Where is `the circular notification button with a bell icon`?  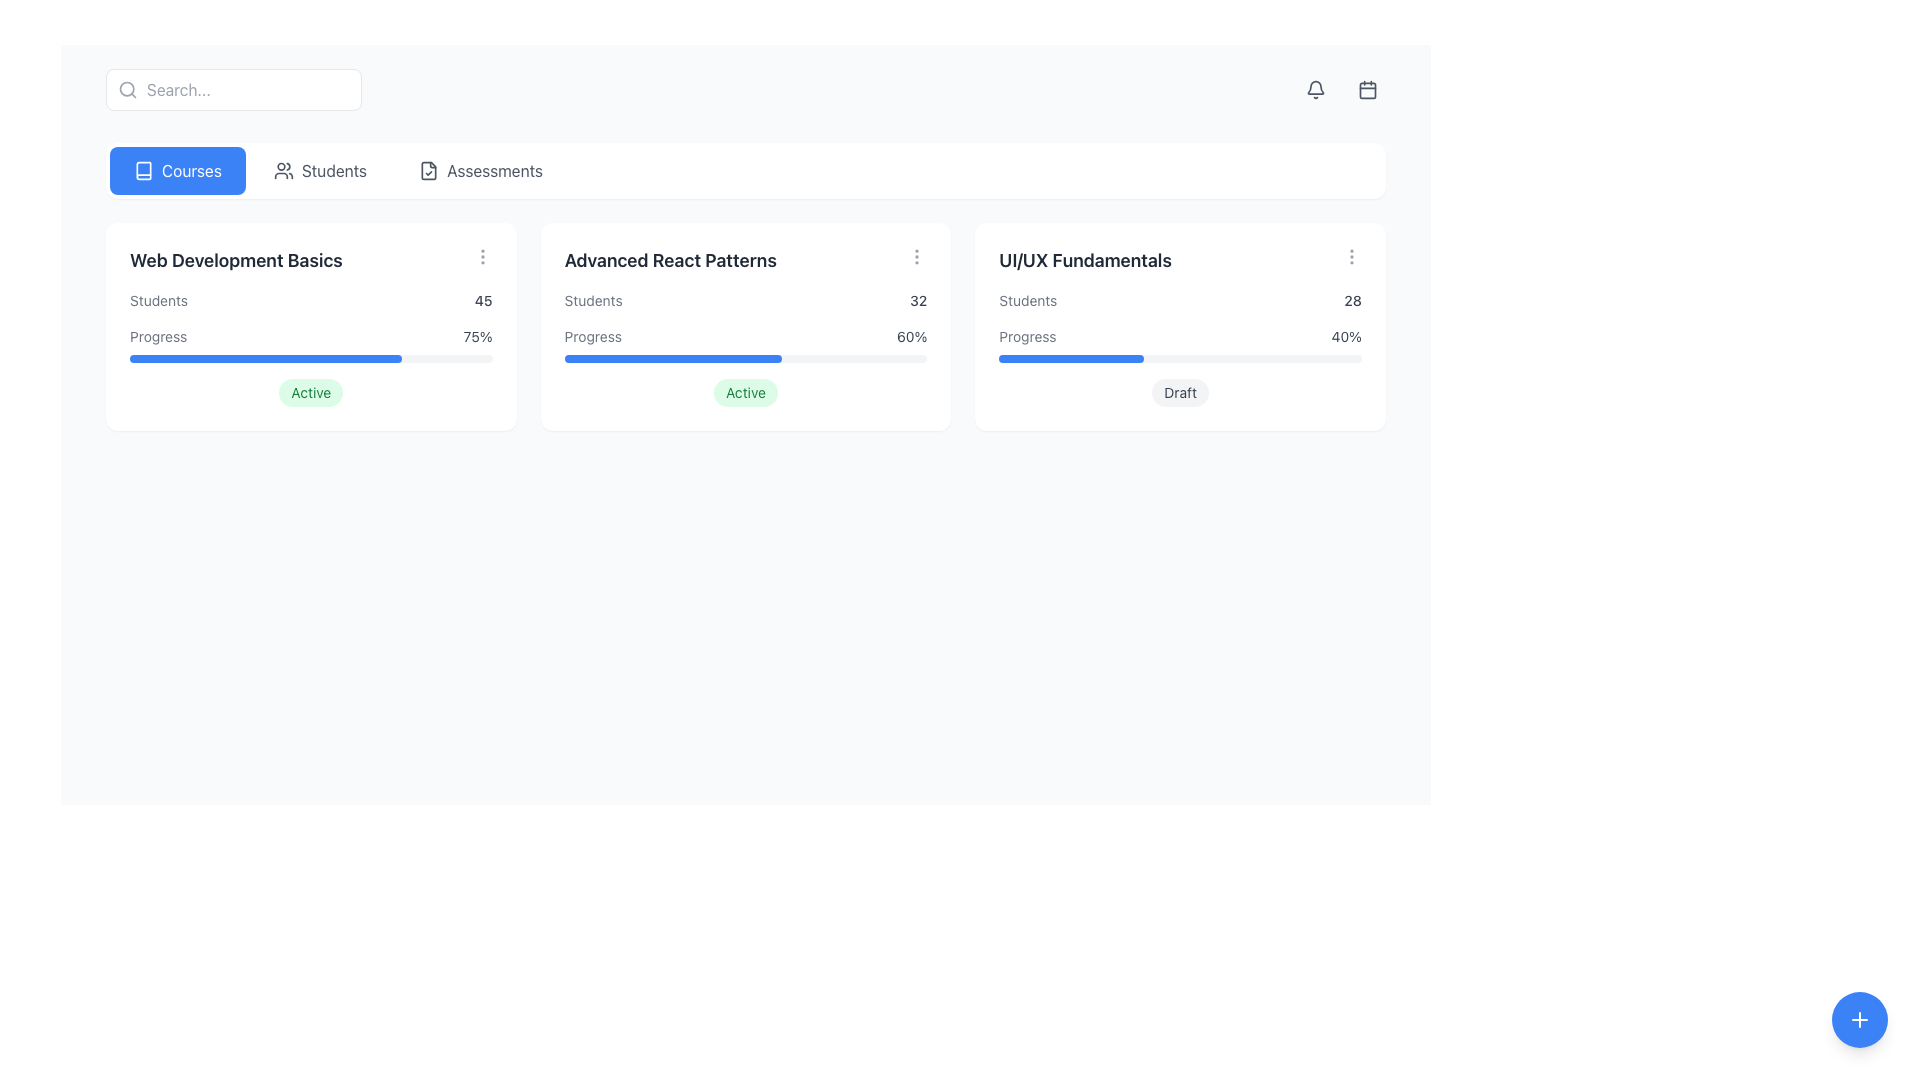
the circular notification button with a bell icon is located at coordinates (1315, 88).